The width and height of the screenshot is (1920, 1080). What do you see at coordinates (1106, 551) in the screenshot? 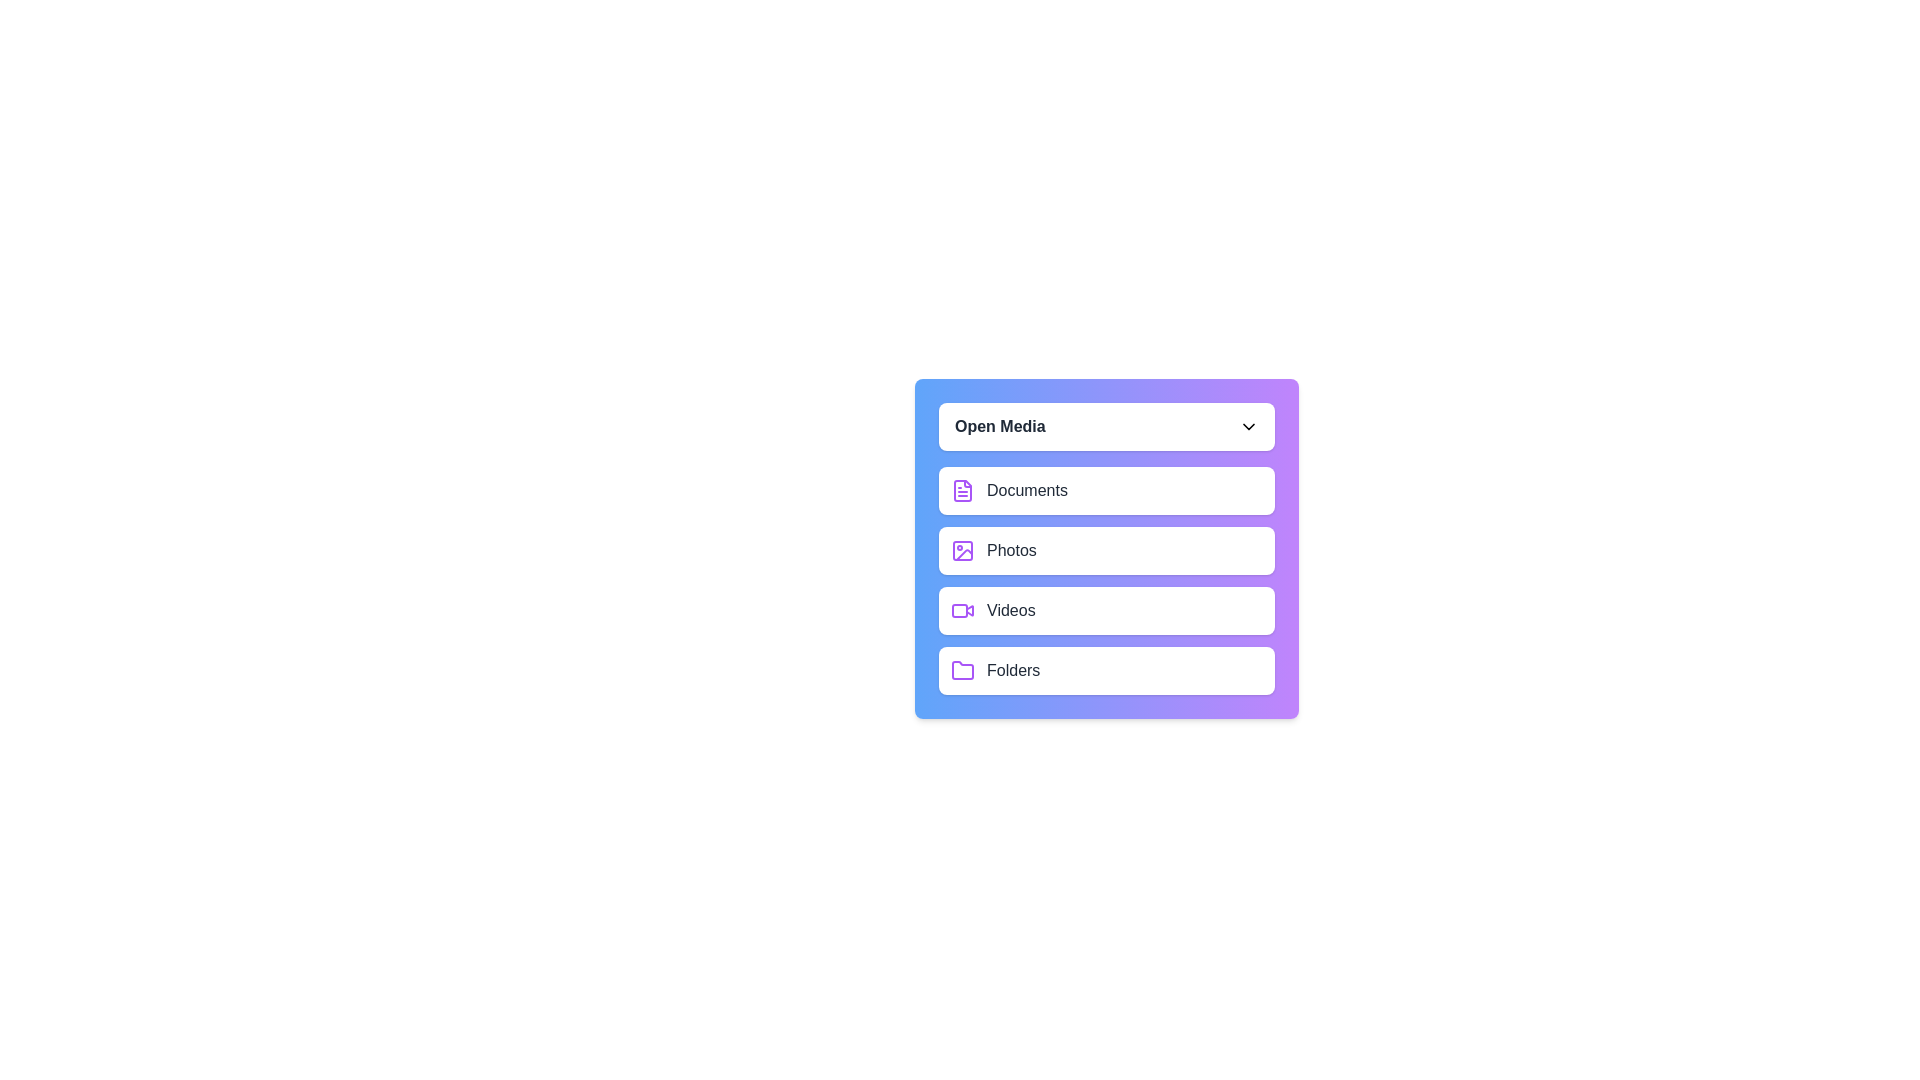
I see `the 'Photos' button, which is the second button in the 'Open Media' panel, located below the 'Documents' button and above the 'Videos' button` at bounding box center [1106, 551].